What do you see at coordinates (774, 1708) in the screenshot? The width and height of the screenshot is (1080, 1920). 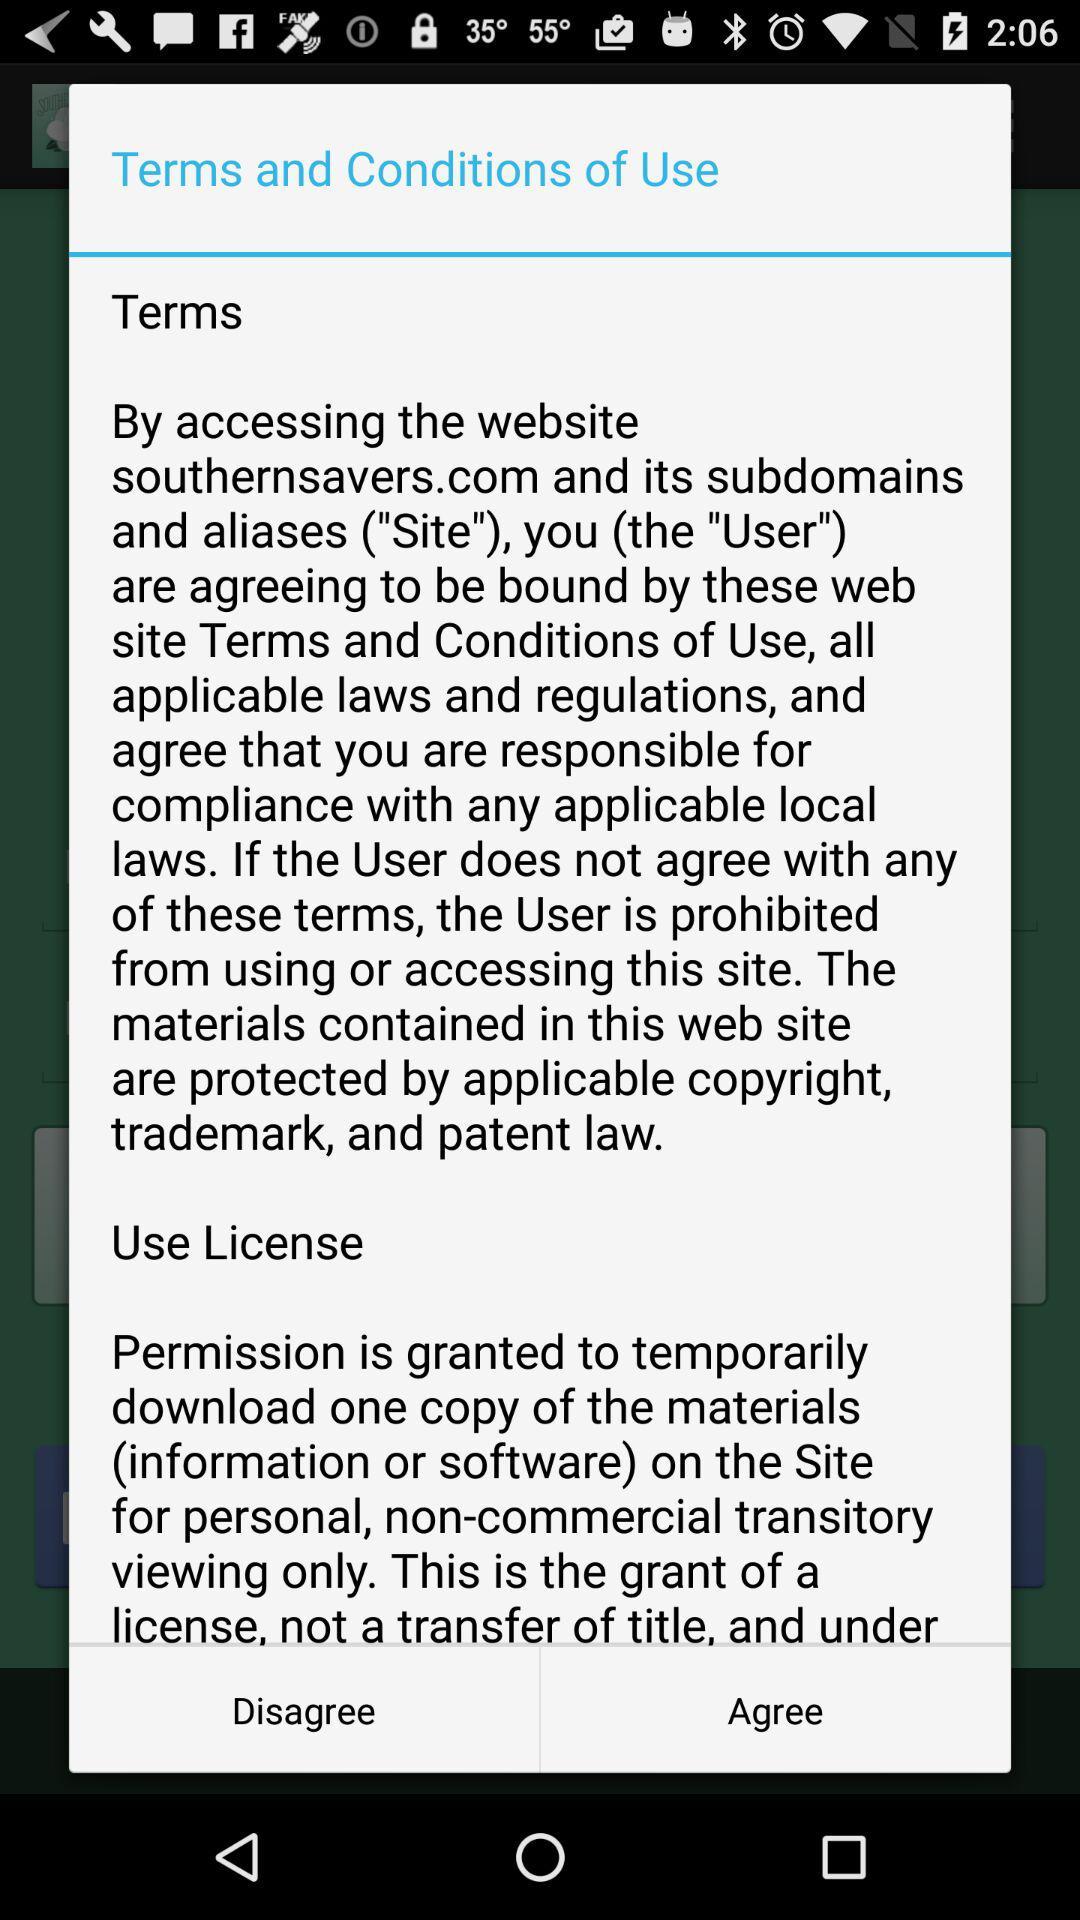 I see `item at the bottom right corner` at bounding box center [774, 1708].